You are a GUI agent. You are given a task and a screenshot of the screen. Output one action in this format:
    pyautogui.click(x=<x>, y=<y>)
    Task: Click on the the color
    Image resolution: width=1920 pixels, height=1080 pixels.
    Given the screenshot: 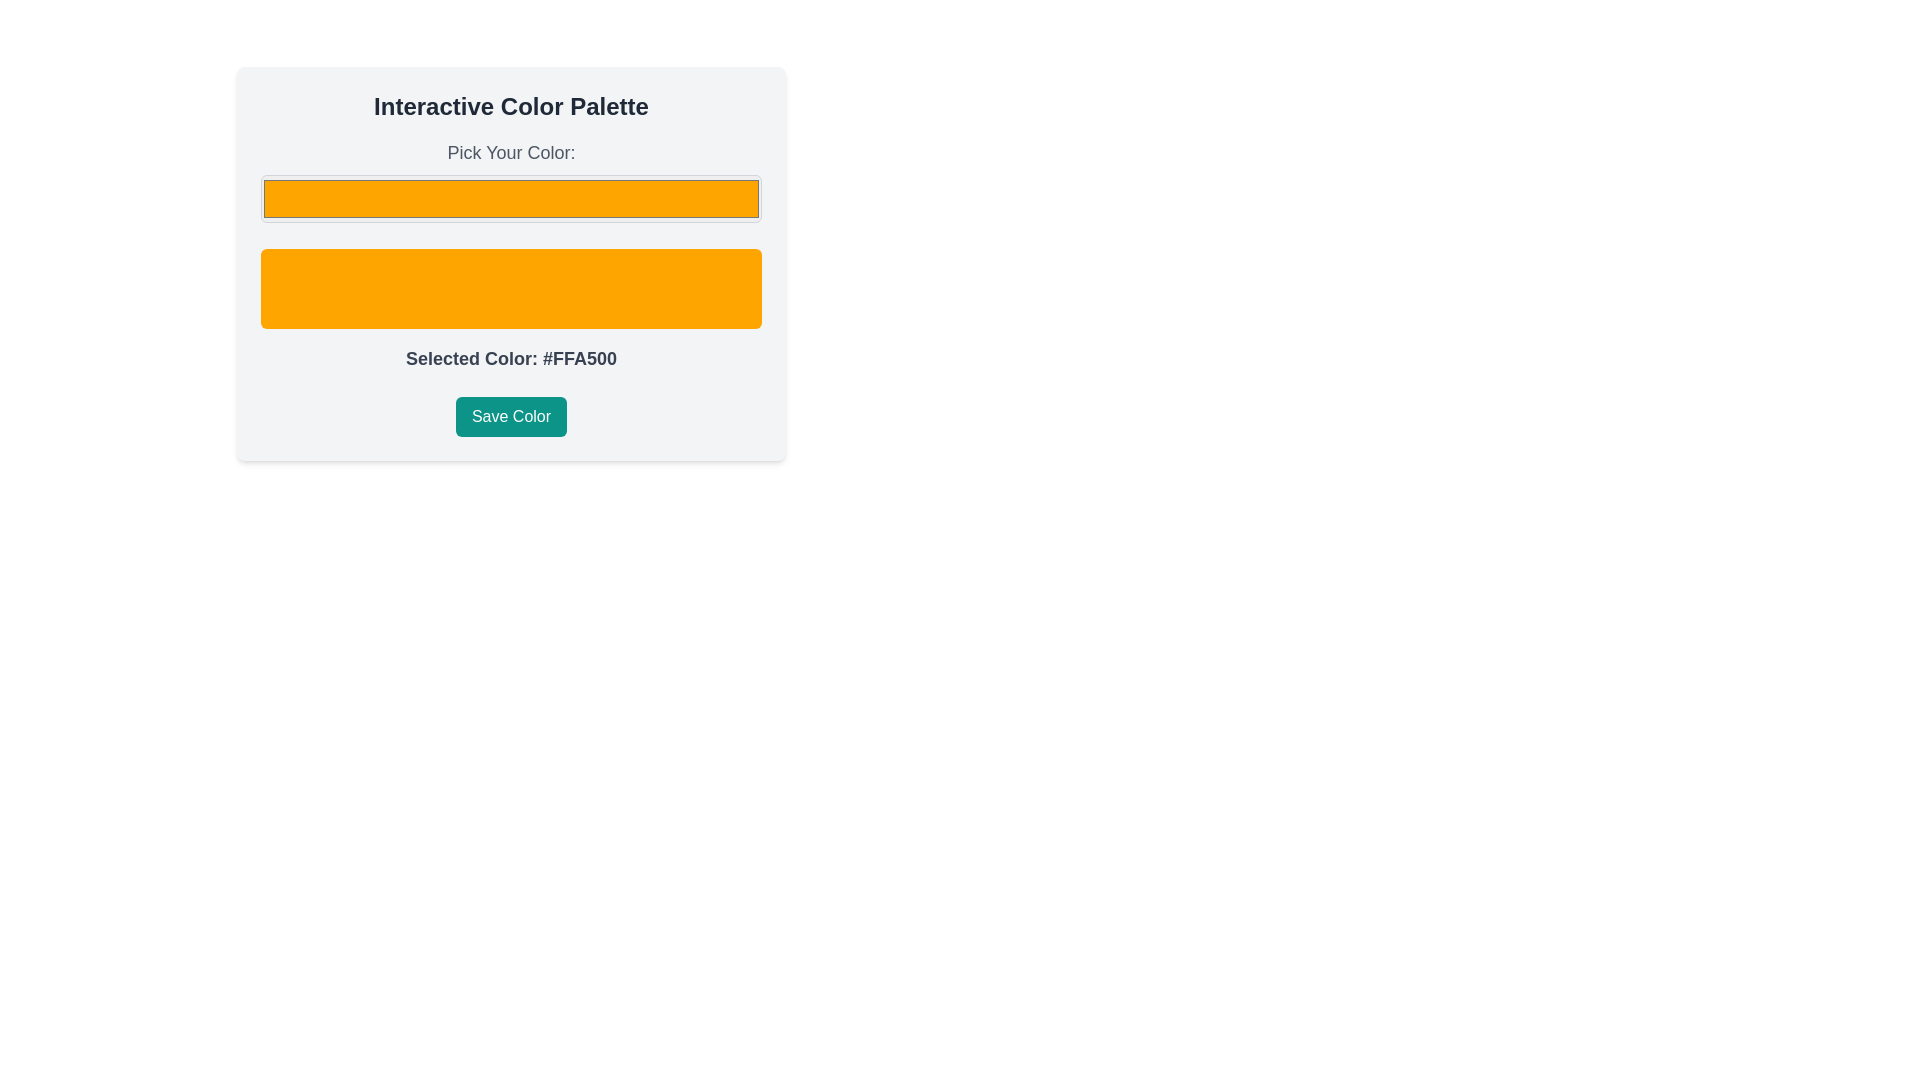 What is the action you would take?
    pyautogui.click(x=511, y=199)
    